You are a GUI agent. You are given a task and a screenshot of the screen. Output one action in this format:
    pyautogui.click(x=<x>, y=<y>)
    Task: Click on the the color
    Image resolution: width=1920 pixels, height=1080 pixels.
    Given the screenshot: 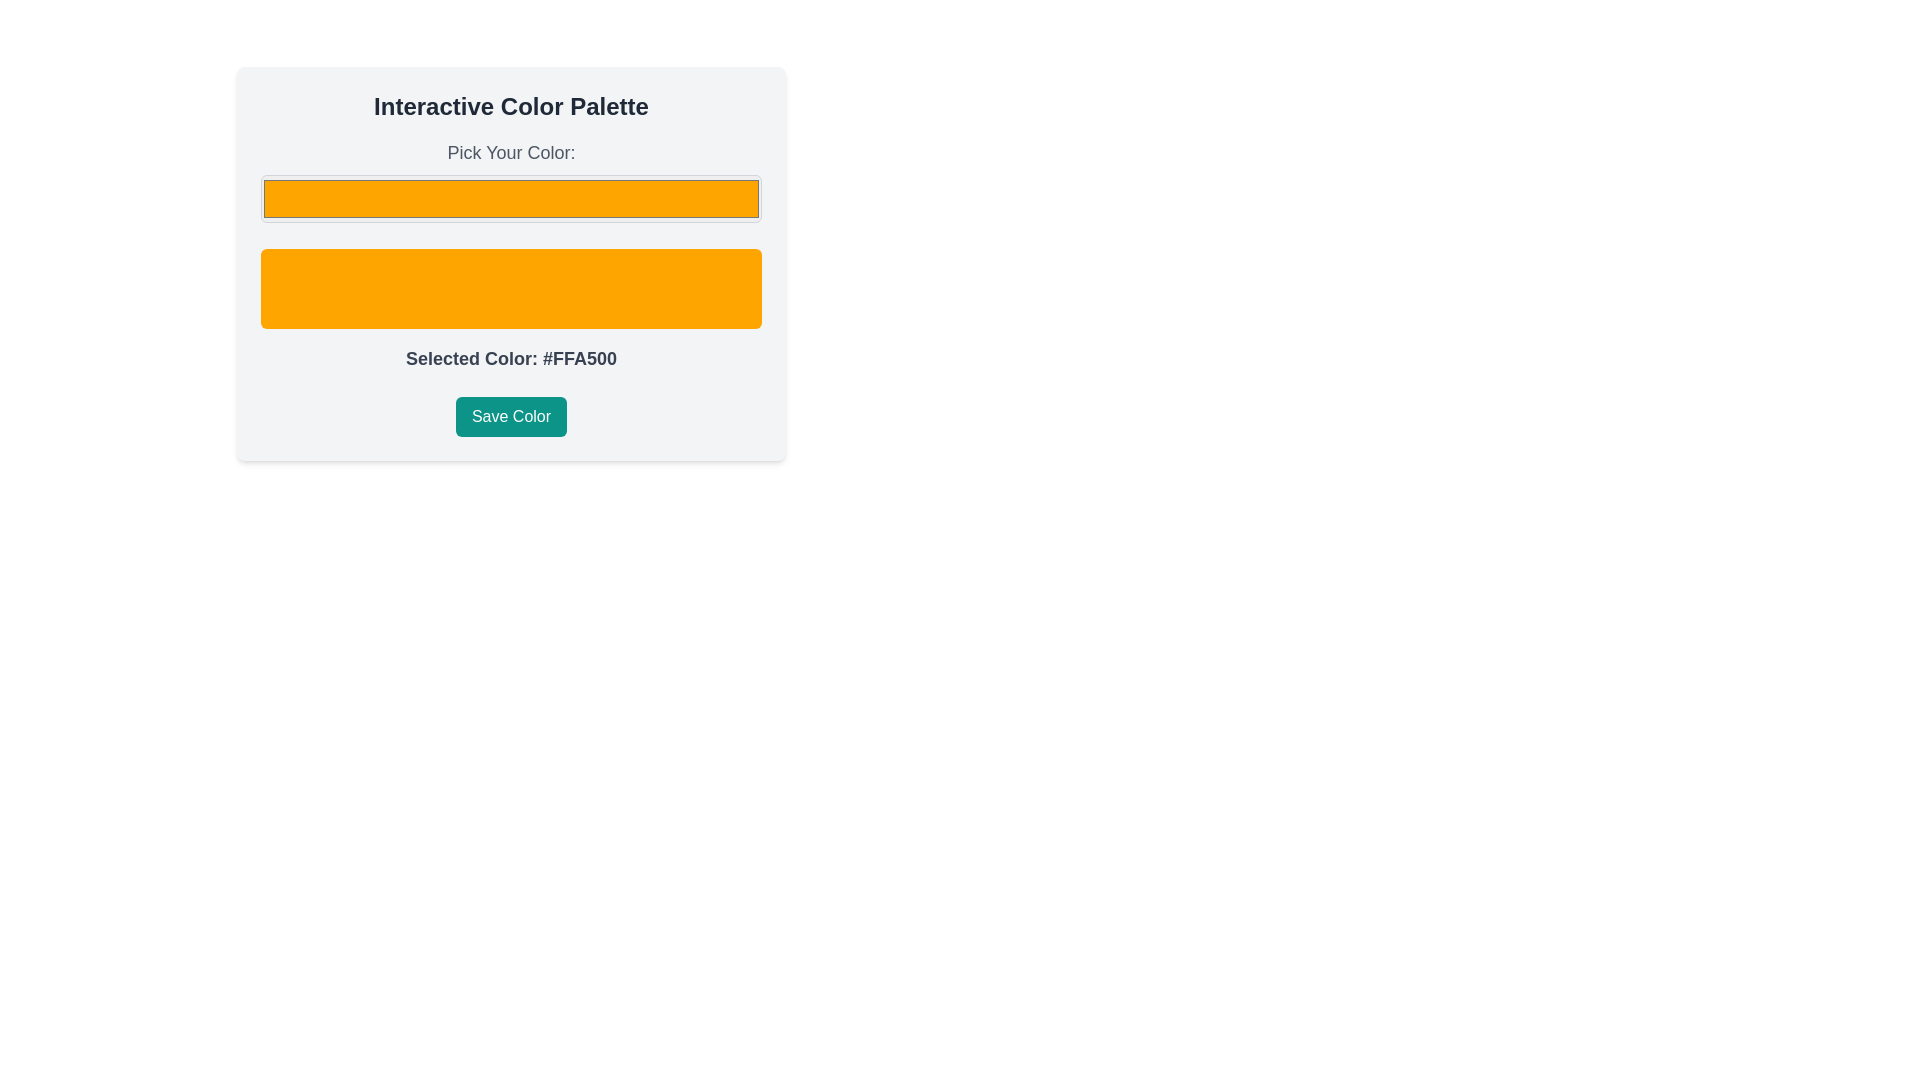 What is the action you would take?
    pyautogui.click(x=511, y=199)
    